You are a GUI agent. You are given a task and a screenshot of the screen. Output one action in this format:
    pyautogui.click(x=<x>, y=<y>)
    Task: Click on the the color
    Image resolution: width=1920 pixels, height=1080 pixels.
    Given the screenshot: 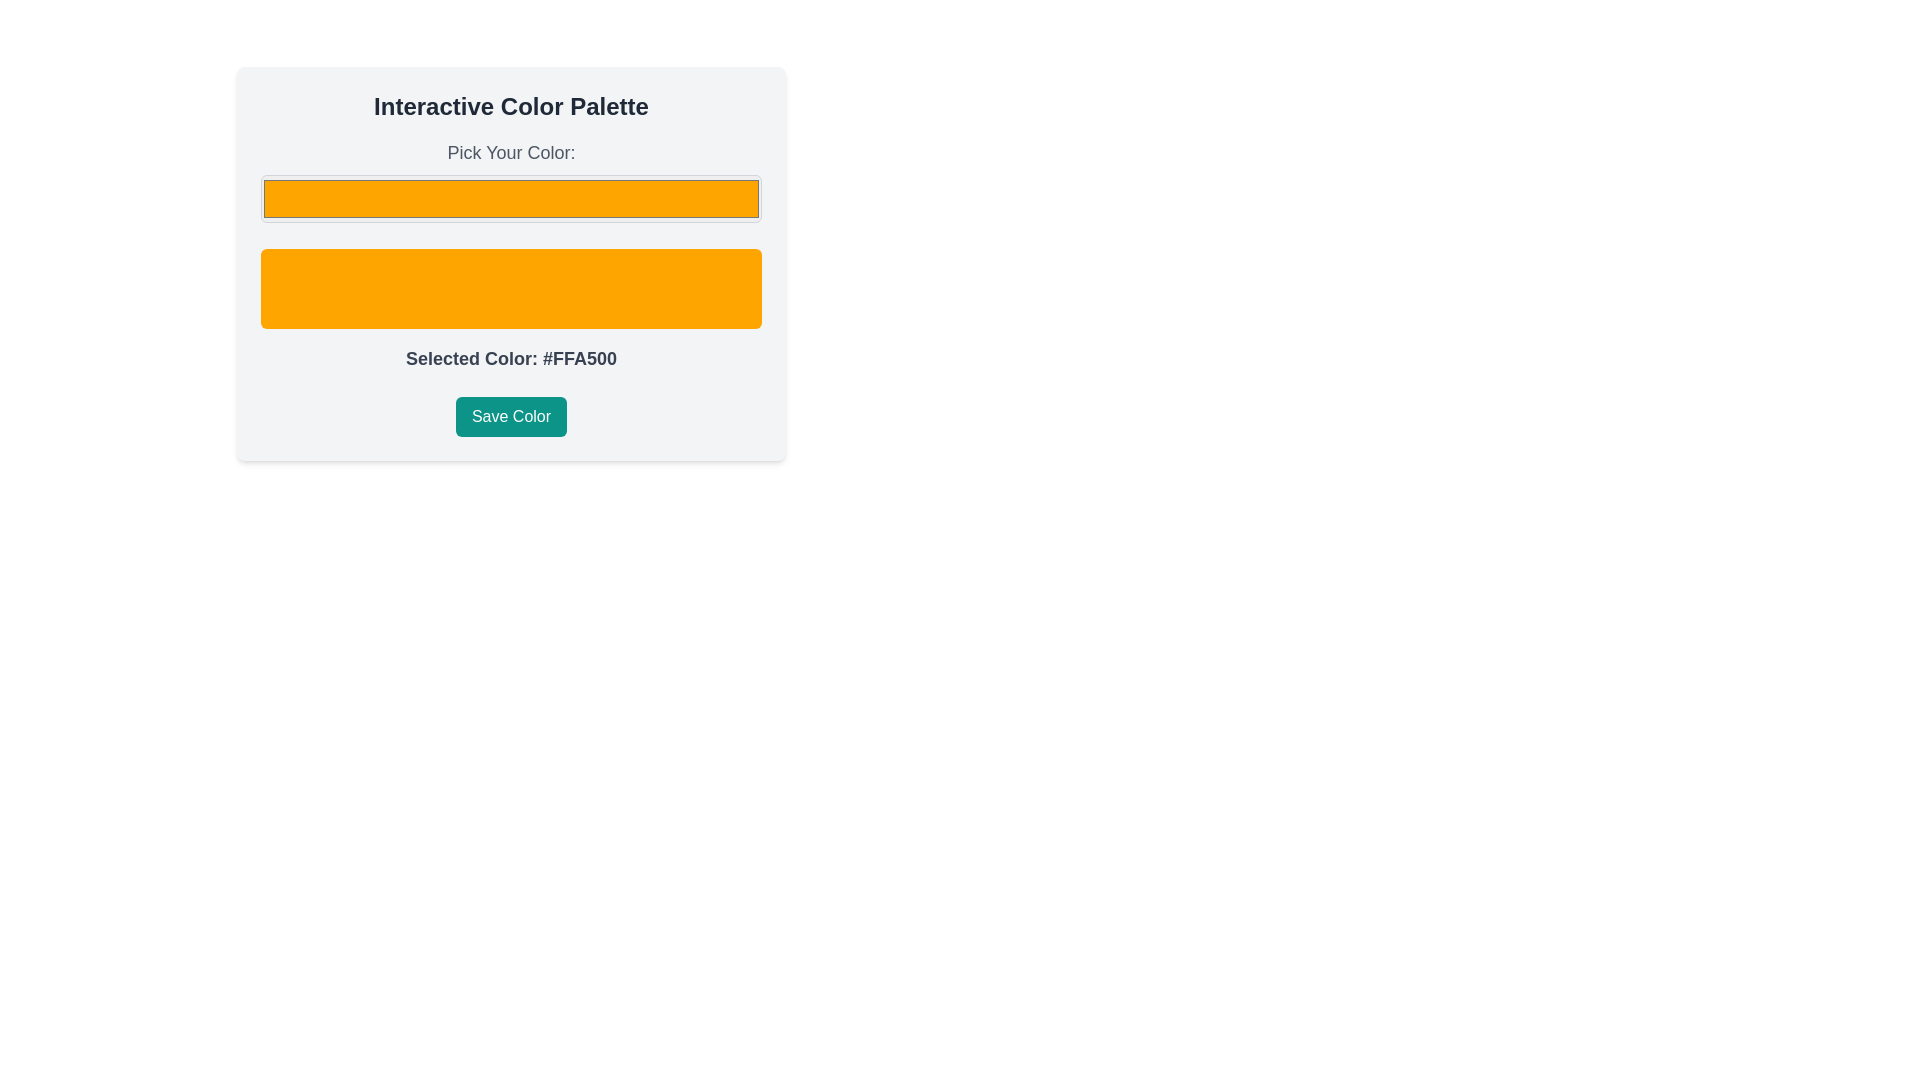 What is the action you would take?
    pyautogui.click(x=511, y=199)
    